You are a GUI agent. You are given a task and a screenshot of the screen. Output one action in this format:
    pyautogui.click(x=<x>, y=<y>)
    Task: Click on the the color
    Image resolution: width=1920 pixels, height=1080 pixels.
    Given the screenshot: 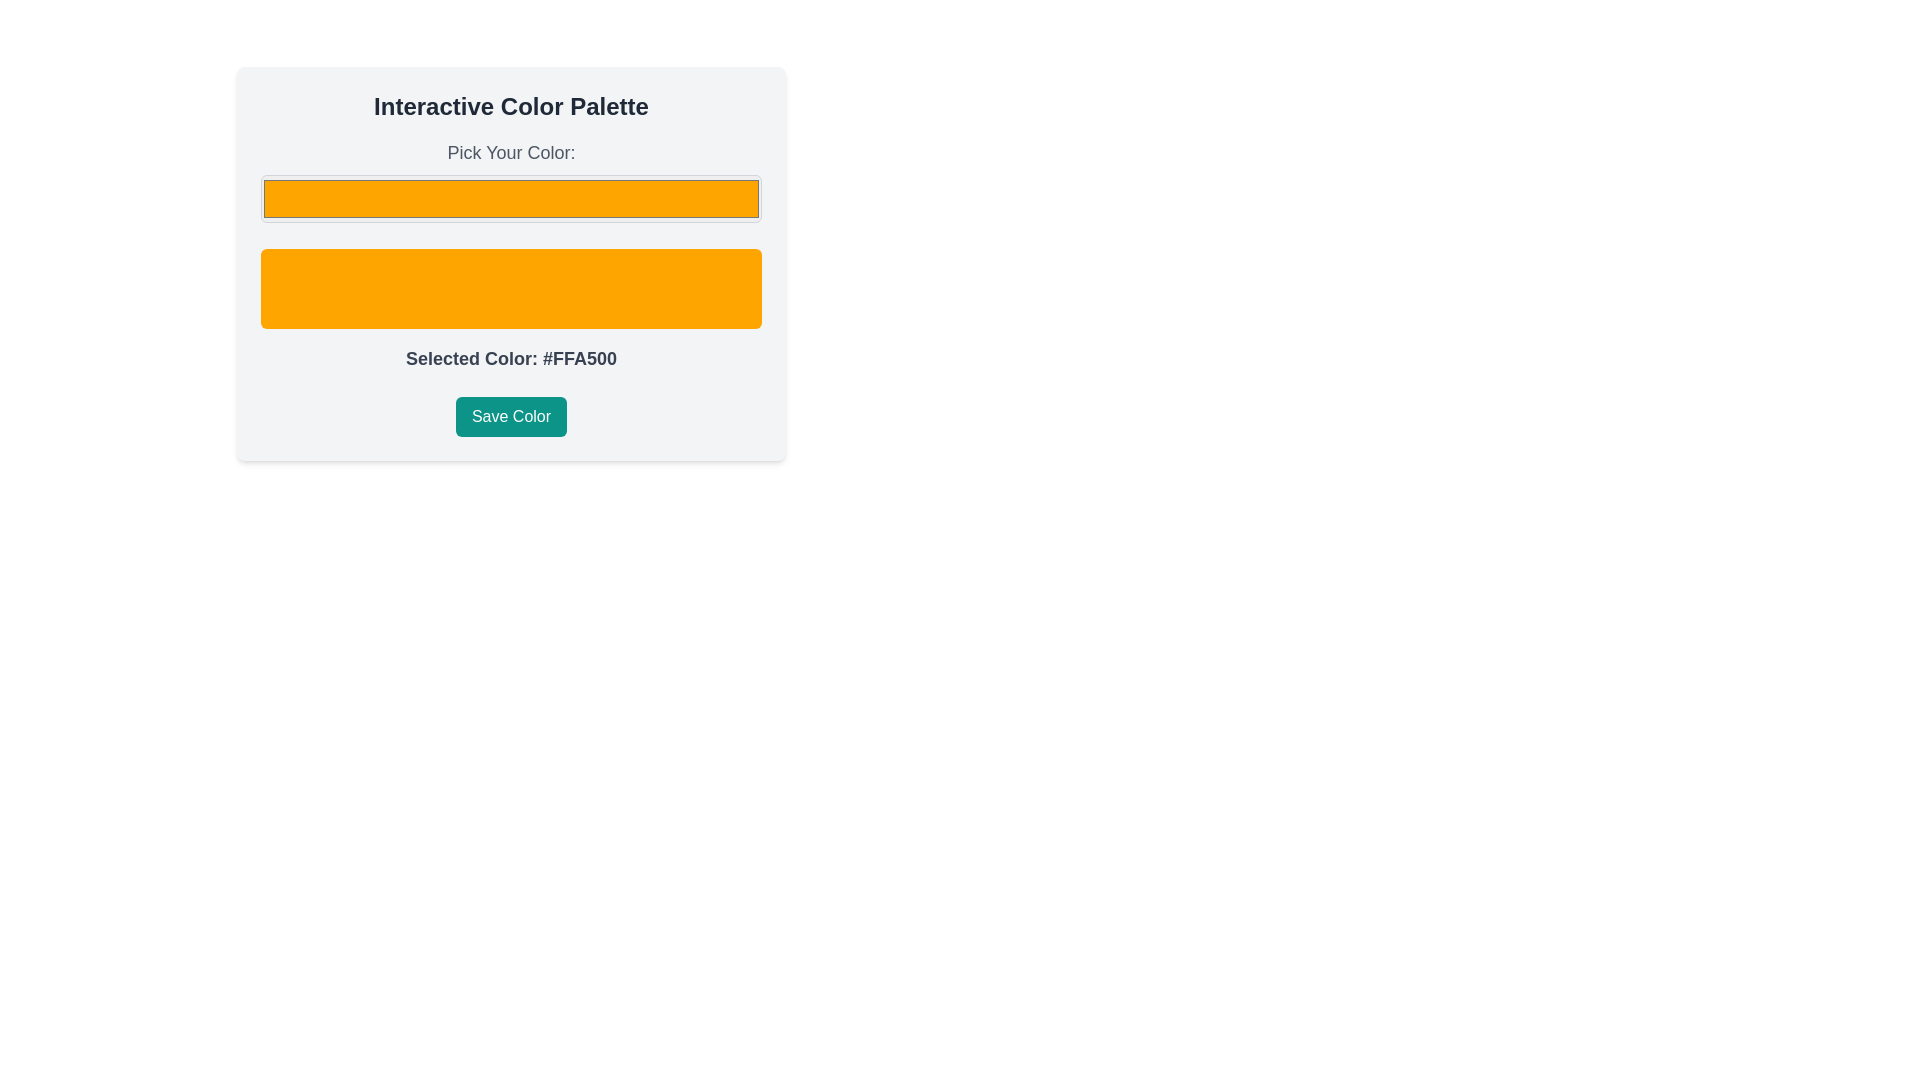 What is the action you would take?
    pyautogui.click(x=511, y=199)
    